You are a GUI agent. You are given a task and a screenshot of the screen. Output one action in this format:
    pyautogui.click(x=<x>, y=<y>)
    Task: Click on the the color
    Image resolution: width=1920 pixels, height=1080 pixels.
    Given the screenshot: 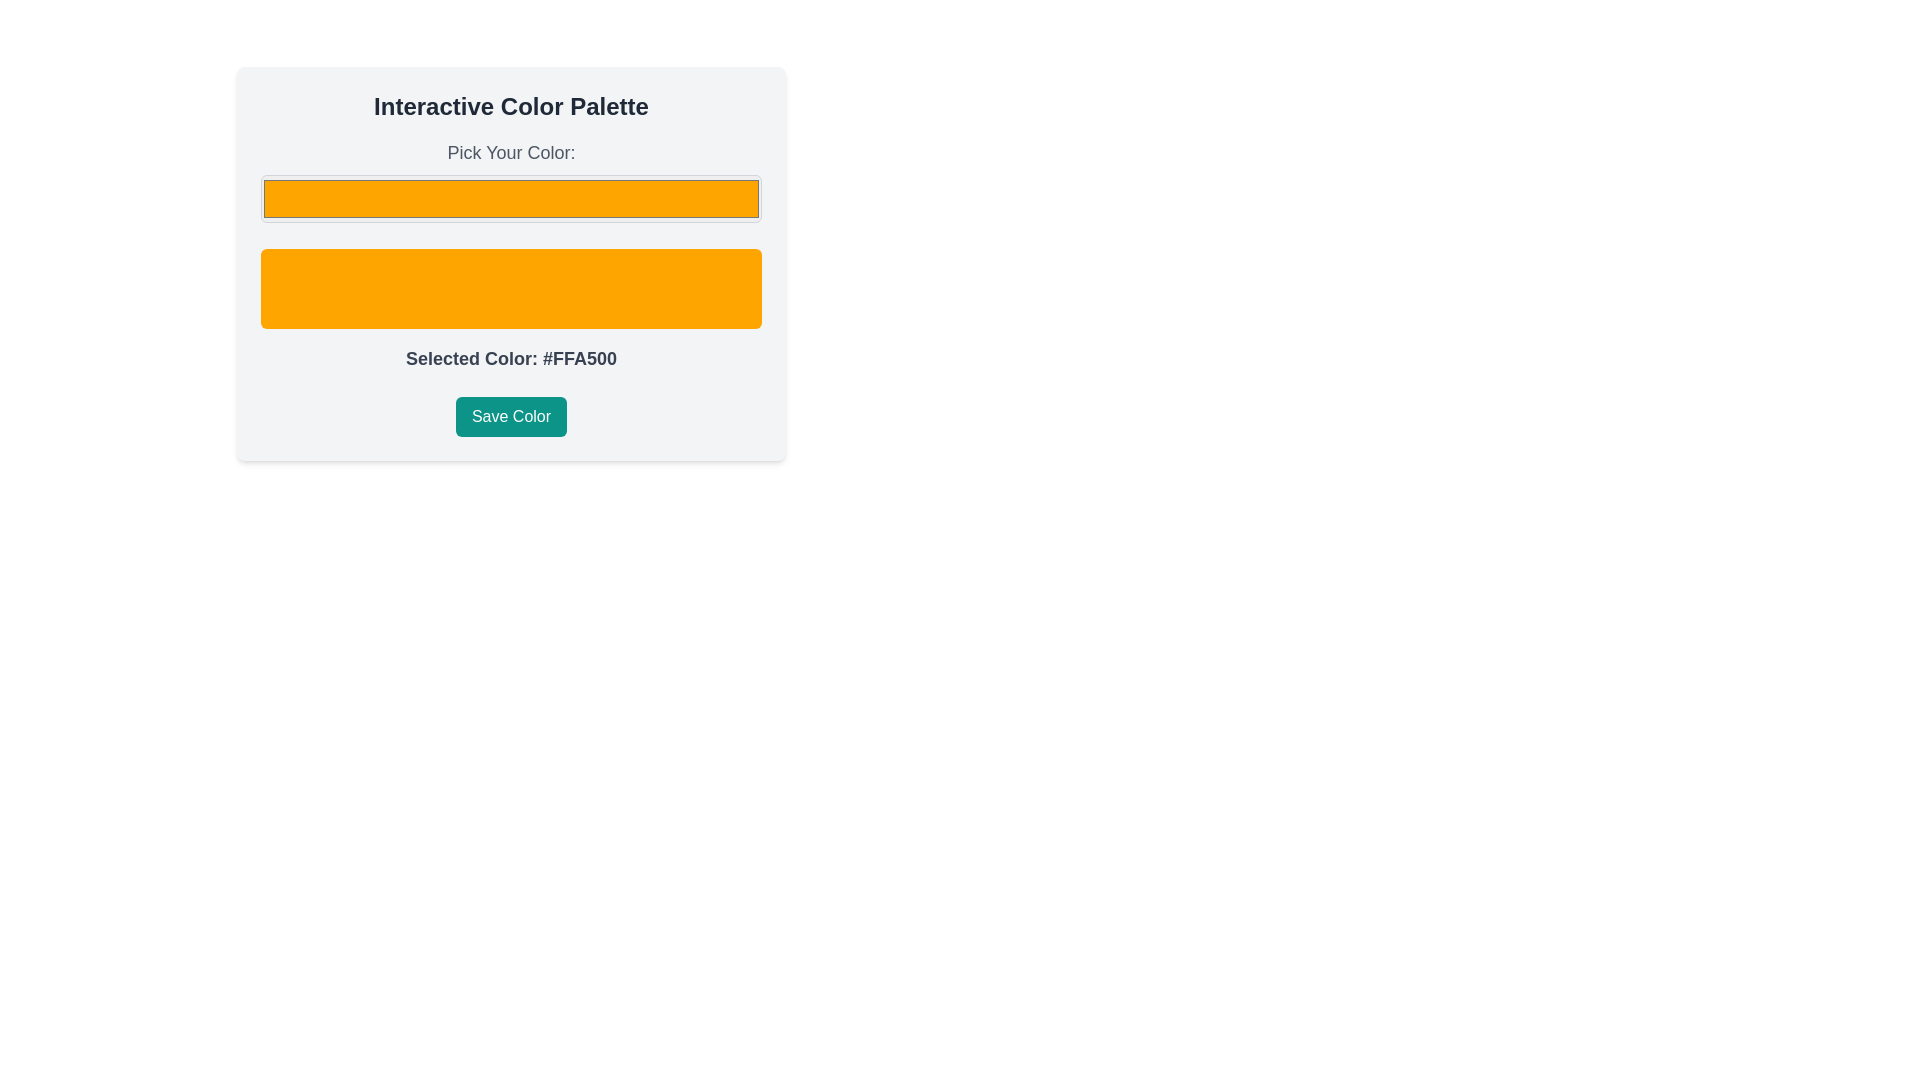 What is the action you would take?
    pyautogui.click(x=511, y=199)
    